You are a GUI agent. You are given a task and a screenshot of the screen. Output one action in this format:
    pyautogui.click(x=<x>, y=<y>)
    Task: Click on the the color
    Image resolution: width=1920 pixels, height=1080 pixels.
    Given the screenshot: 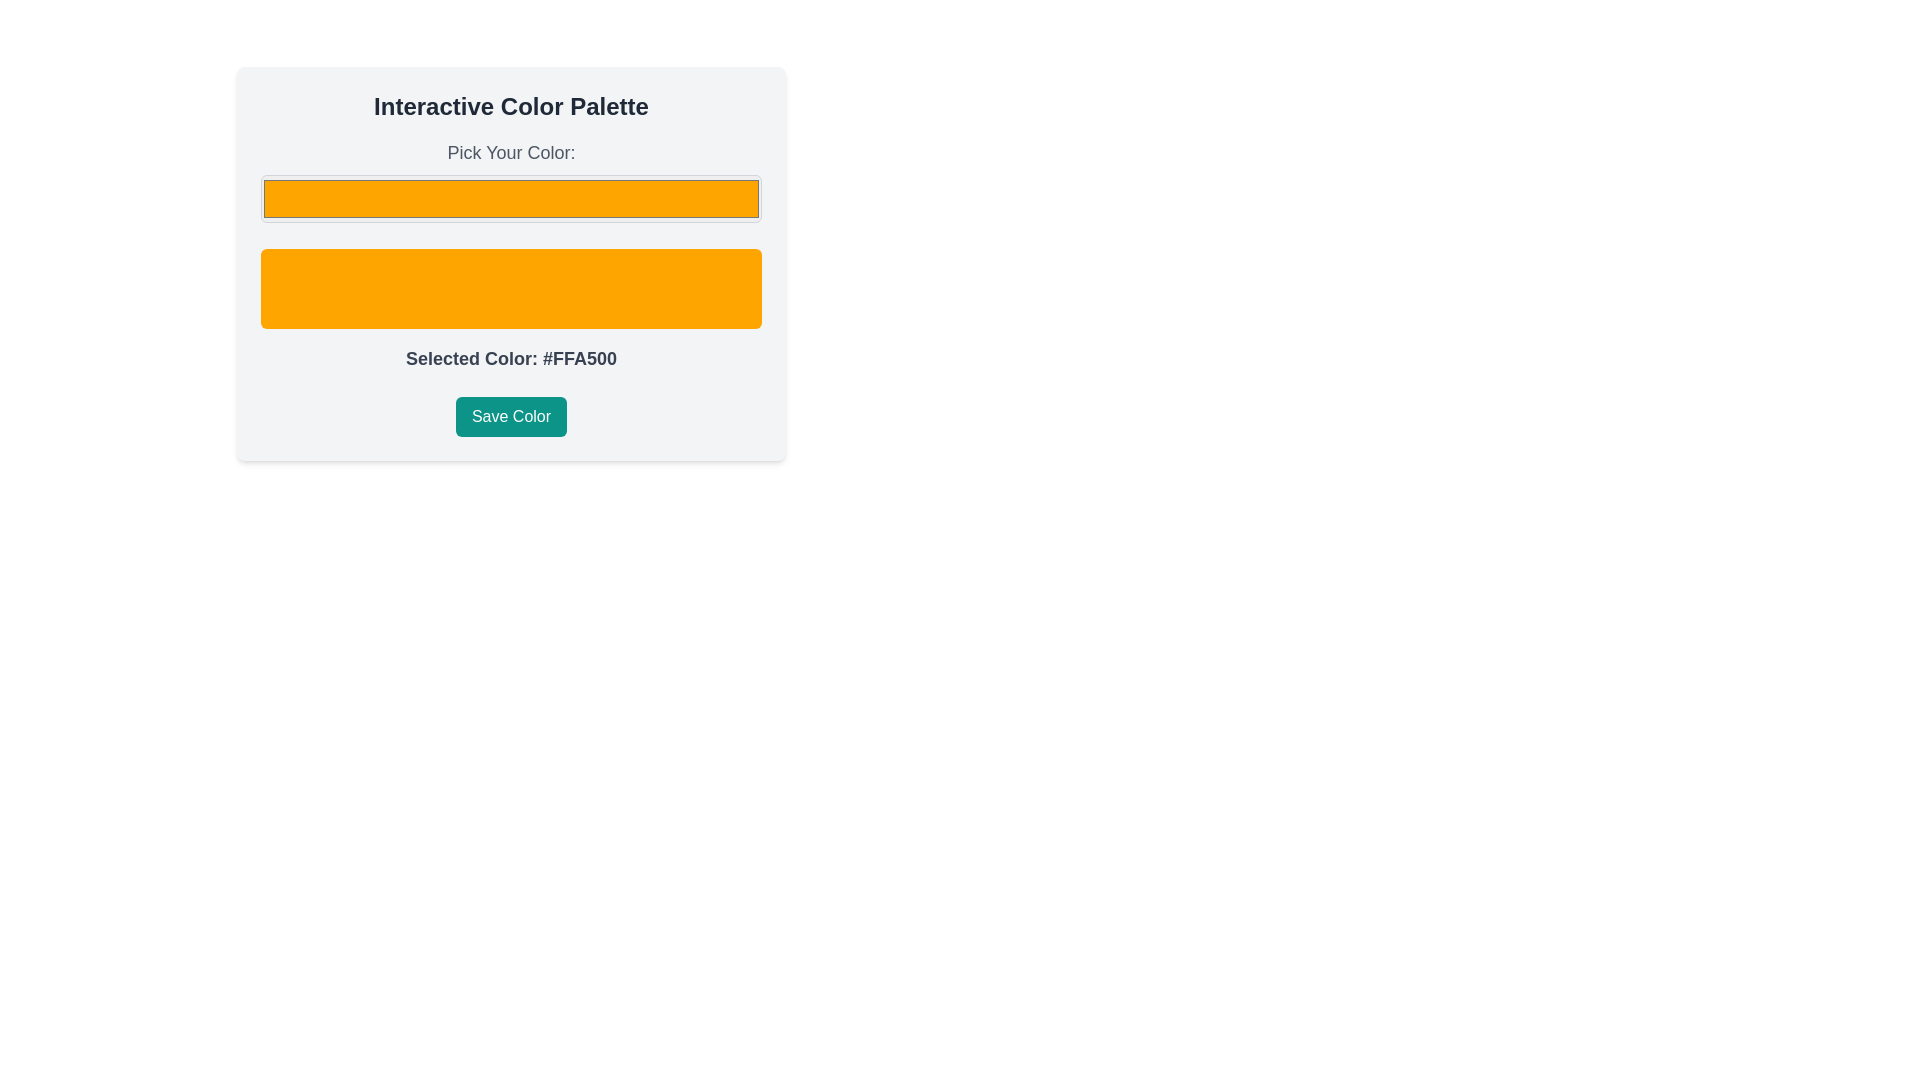 What is the action you would take?
    pyautogui.click(x=511, y=199)
    